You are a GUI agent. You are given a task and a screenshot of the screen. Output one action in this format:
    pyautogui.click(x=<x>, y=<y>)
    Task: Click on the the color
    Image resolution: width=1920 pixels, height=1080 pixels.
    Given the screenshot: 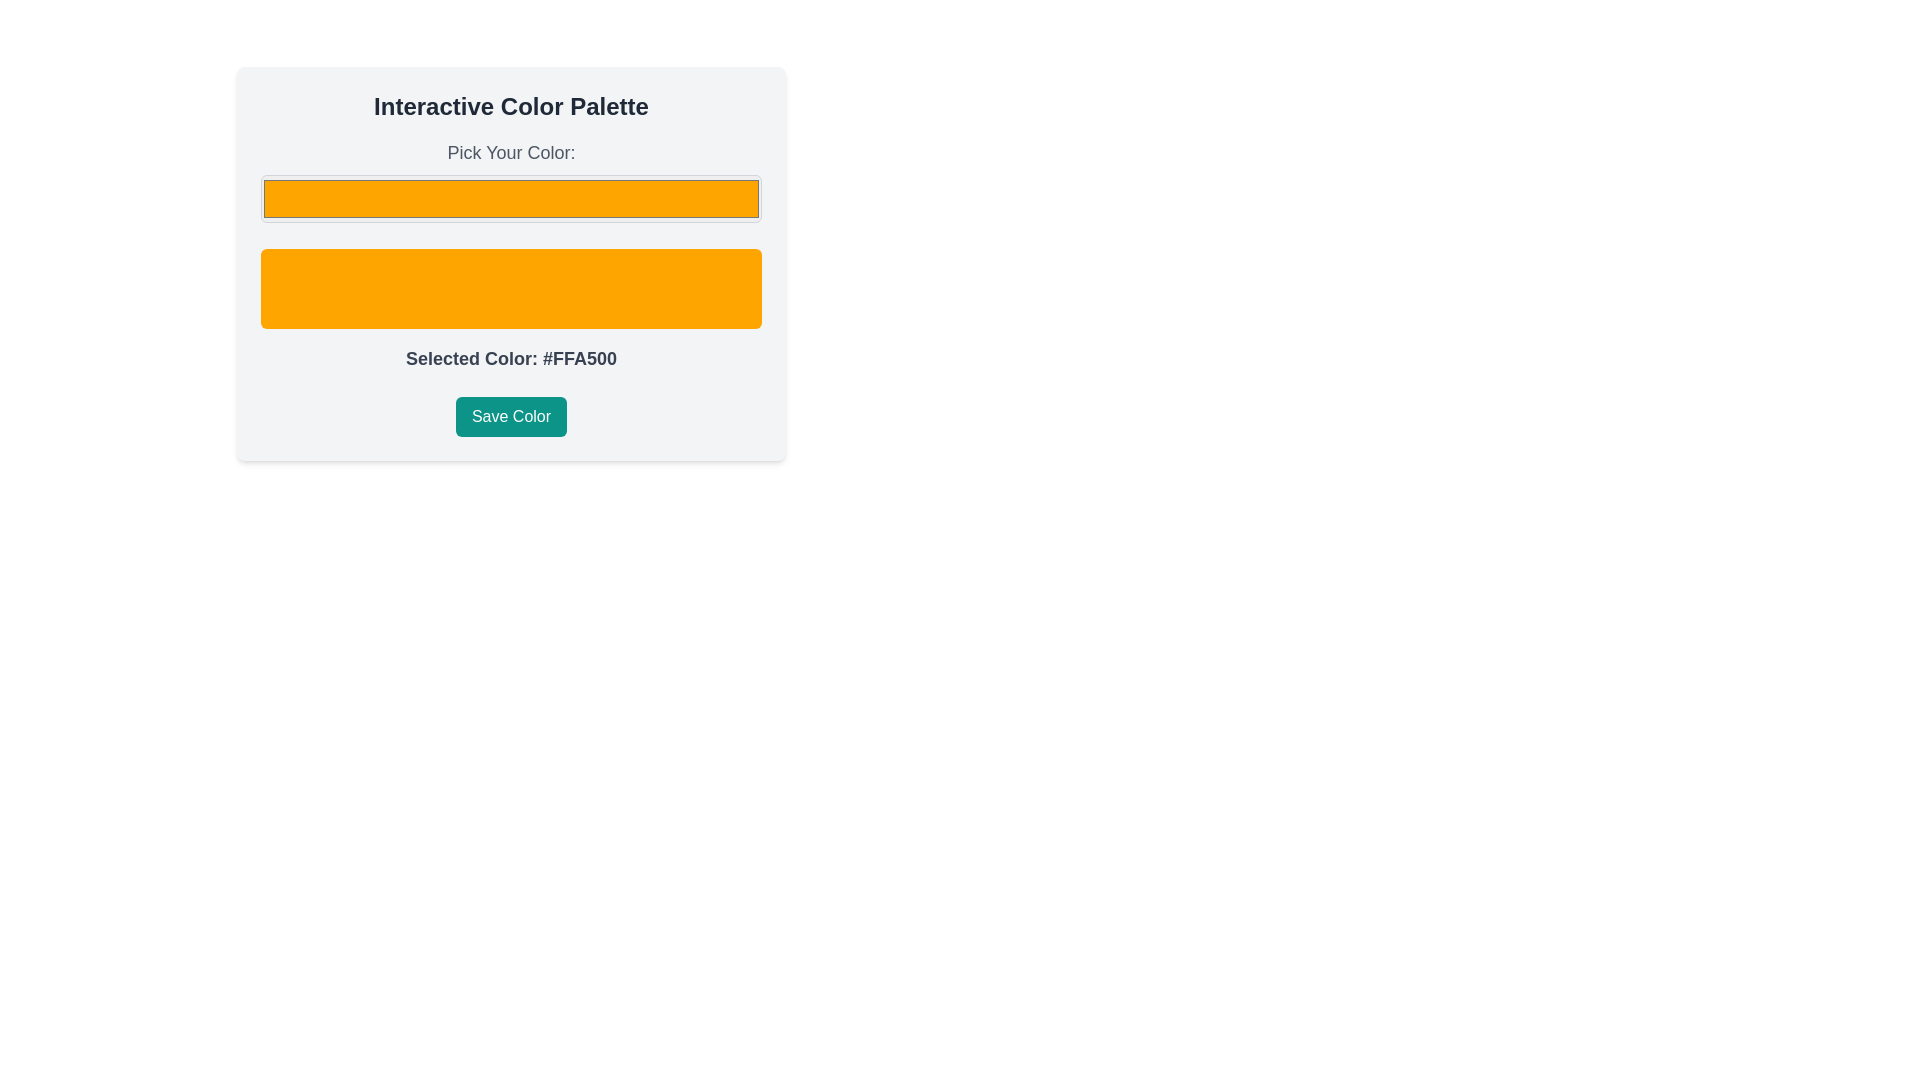 What is the action you would take?
    pyautogui.click(x=511, y=199)
    